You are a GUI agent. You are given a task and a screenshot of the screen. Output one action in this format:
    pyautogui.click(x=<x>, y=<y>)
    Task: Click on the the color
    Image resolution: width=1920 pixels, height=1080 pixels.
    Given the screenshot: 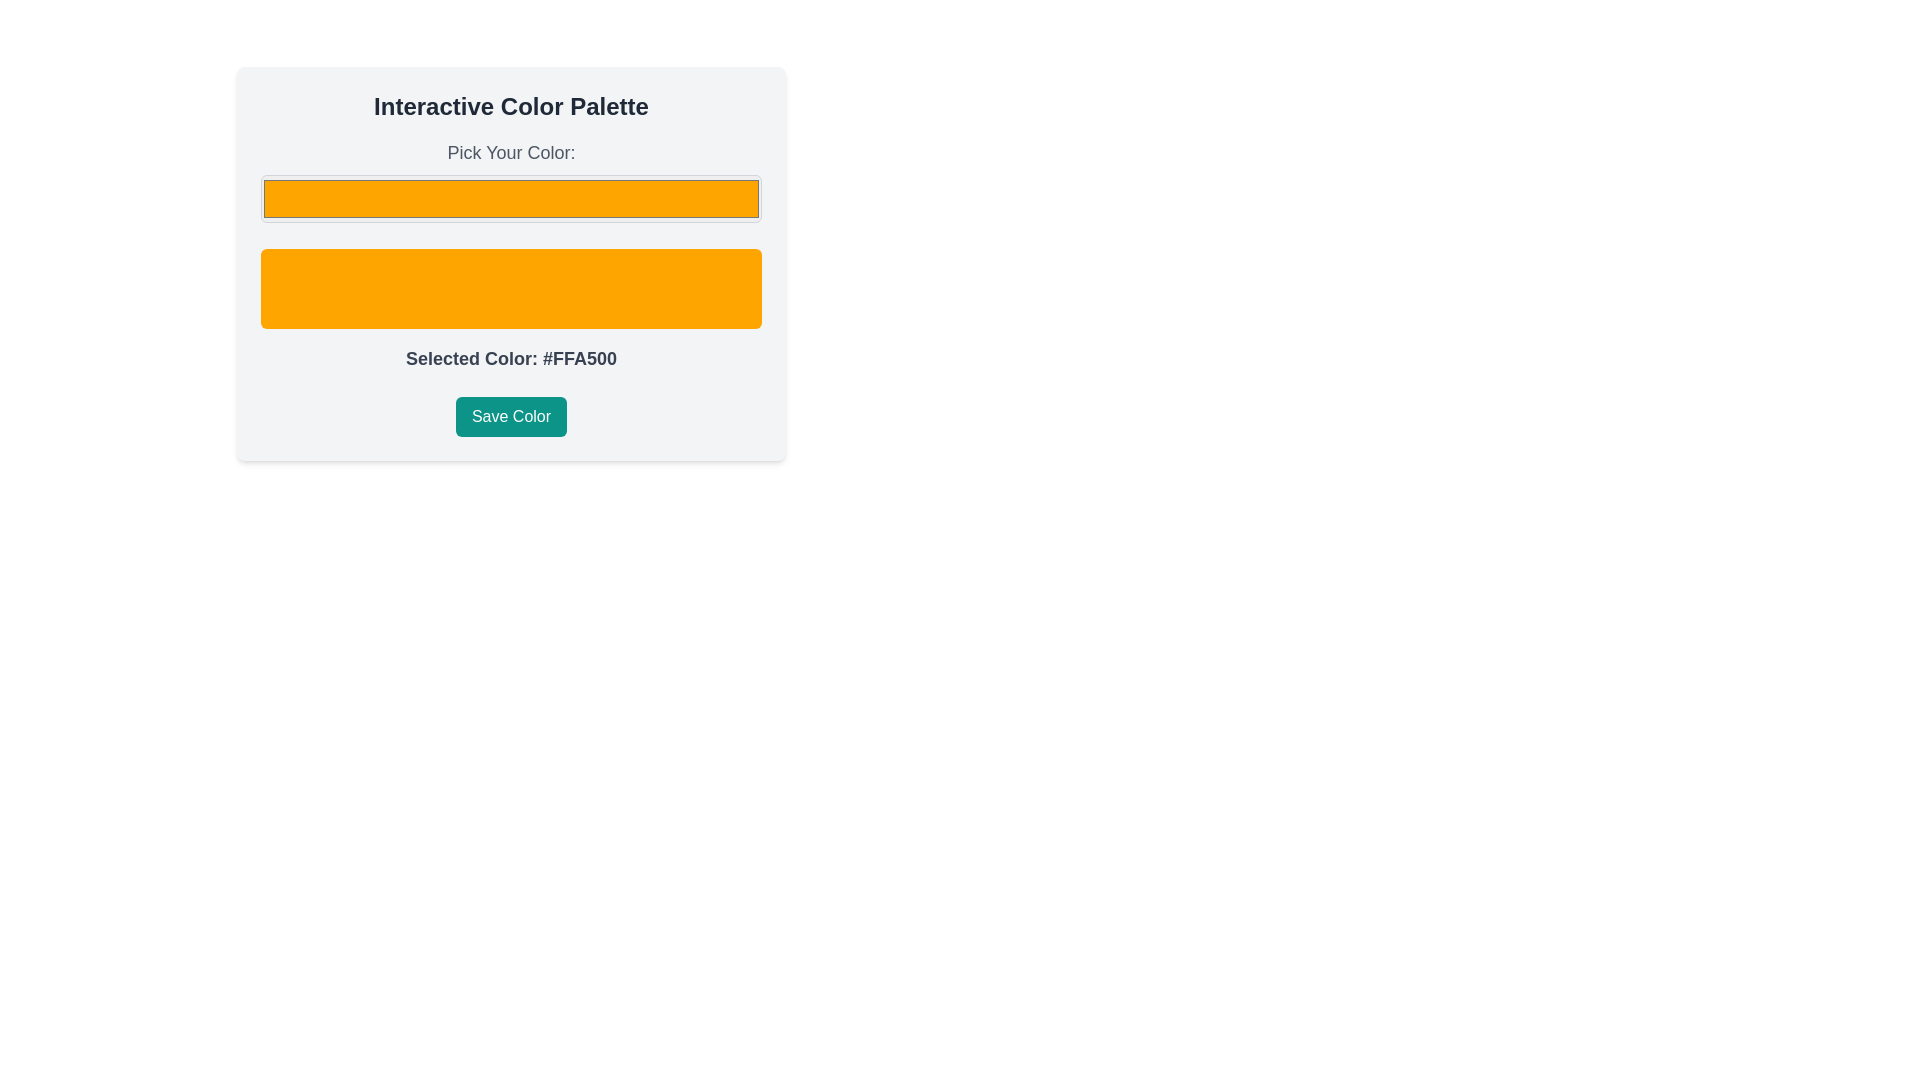 What is the action you would take?
    pyautogui.click(x=511, y=199)
    